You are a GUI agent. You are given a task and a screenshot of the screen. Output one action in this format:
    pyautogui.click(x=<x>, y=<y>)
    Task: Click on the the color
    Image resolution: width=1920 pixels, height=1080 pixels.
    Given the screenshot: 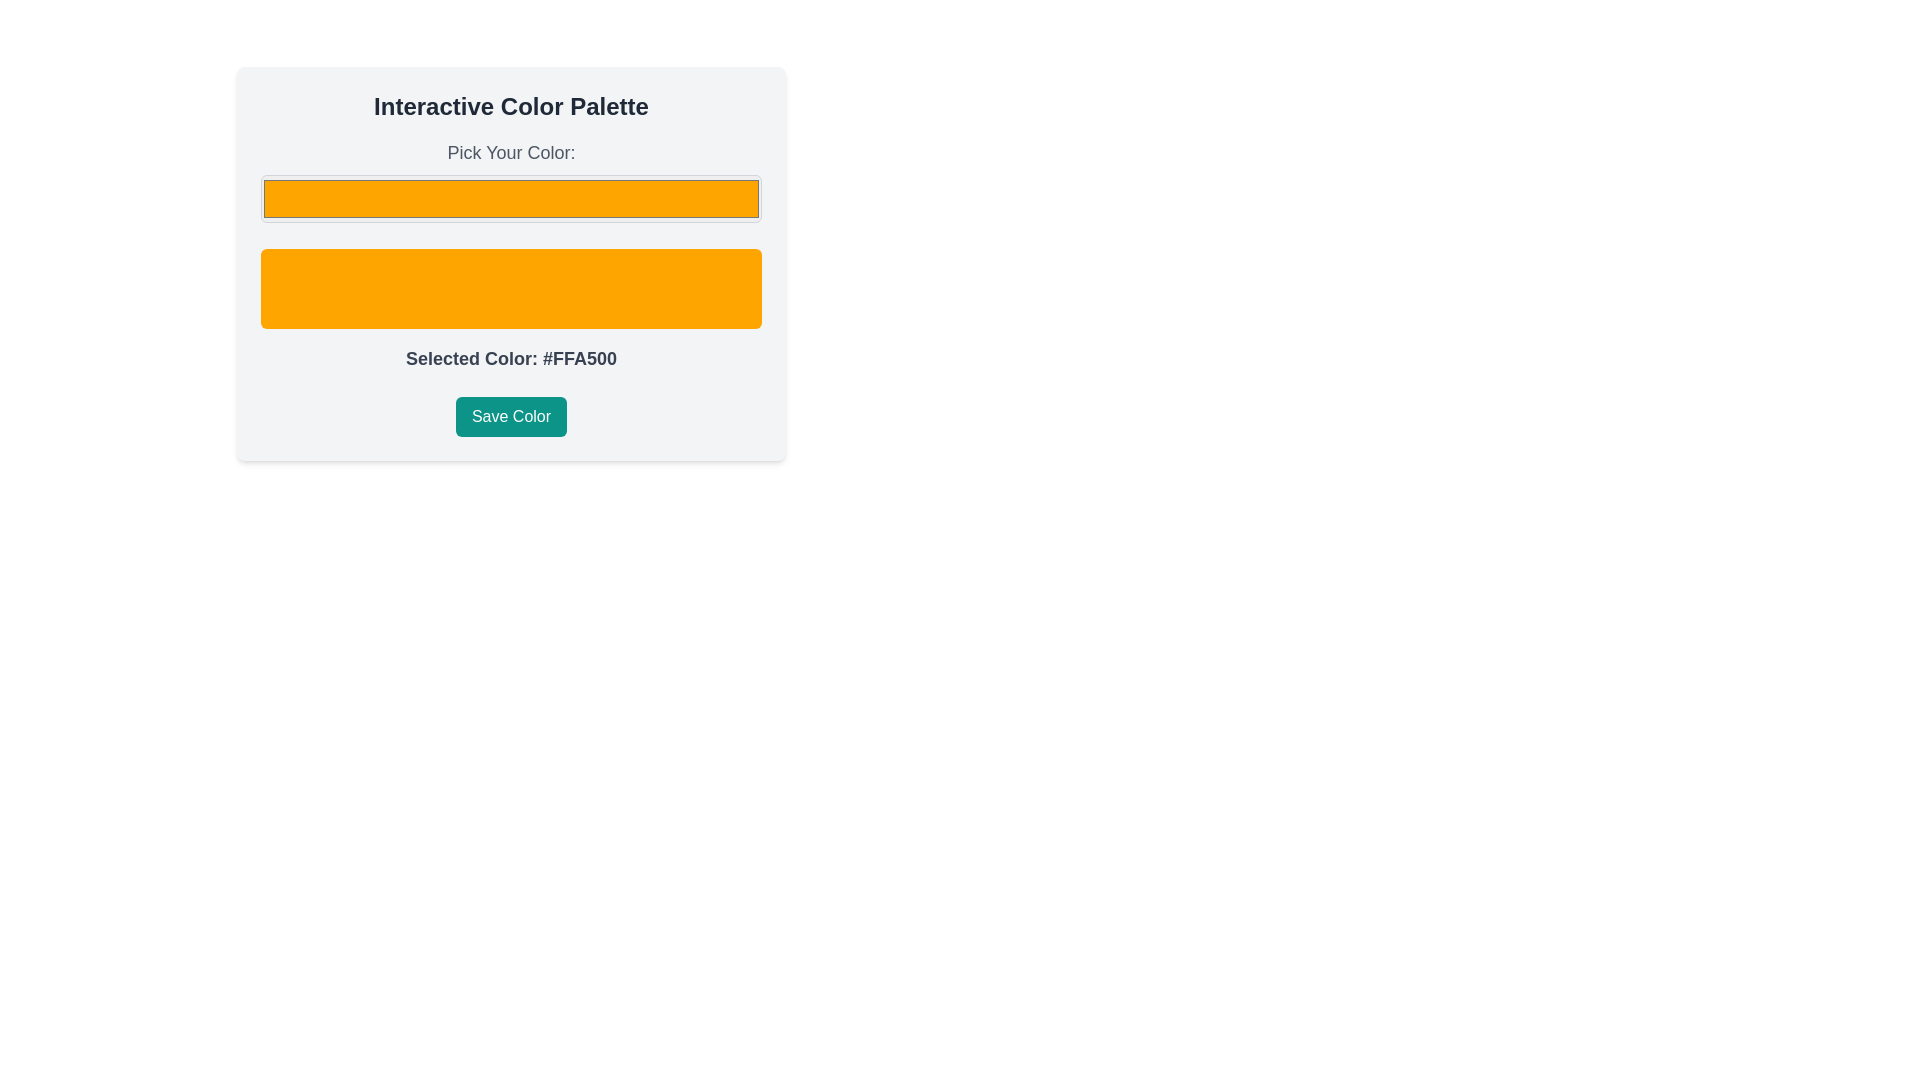 What is the action you would take?
    pyautogui.click(x=511, y=199)
    